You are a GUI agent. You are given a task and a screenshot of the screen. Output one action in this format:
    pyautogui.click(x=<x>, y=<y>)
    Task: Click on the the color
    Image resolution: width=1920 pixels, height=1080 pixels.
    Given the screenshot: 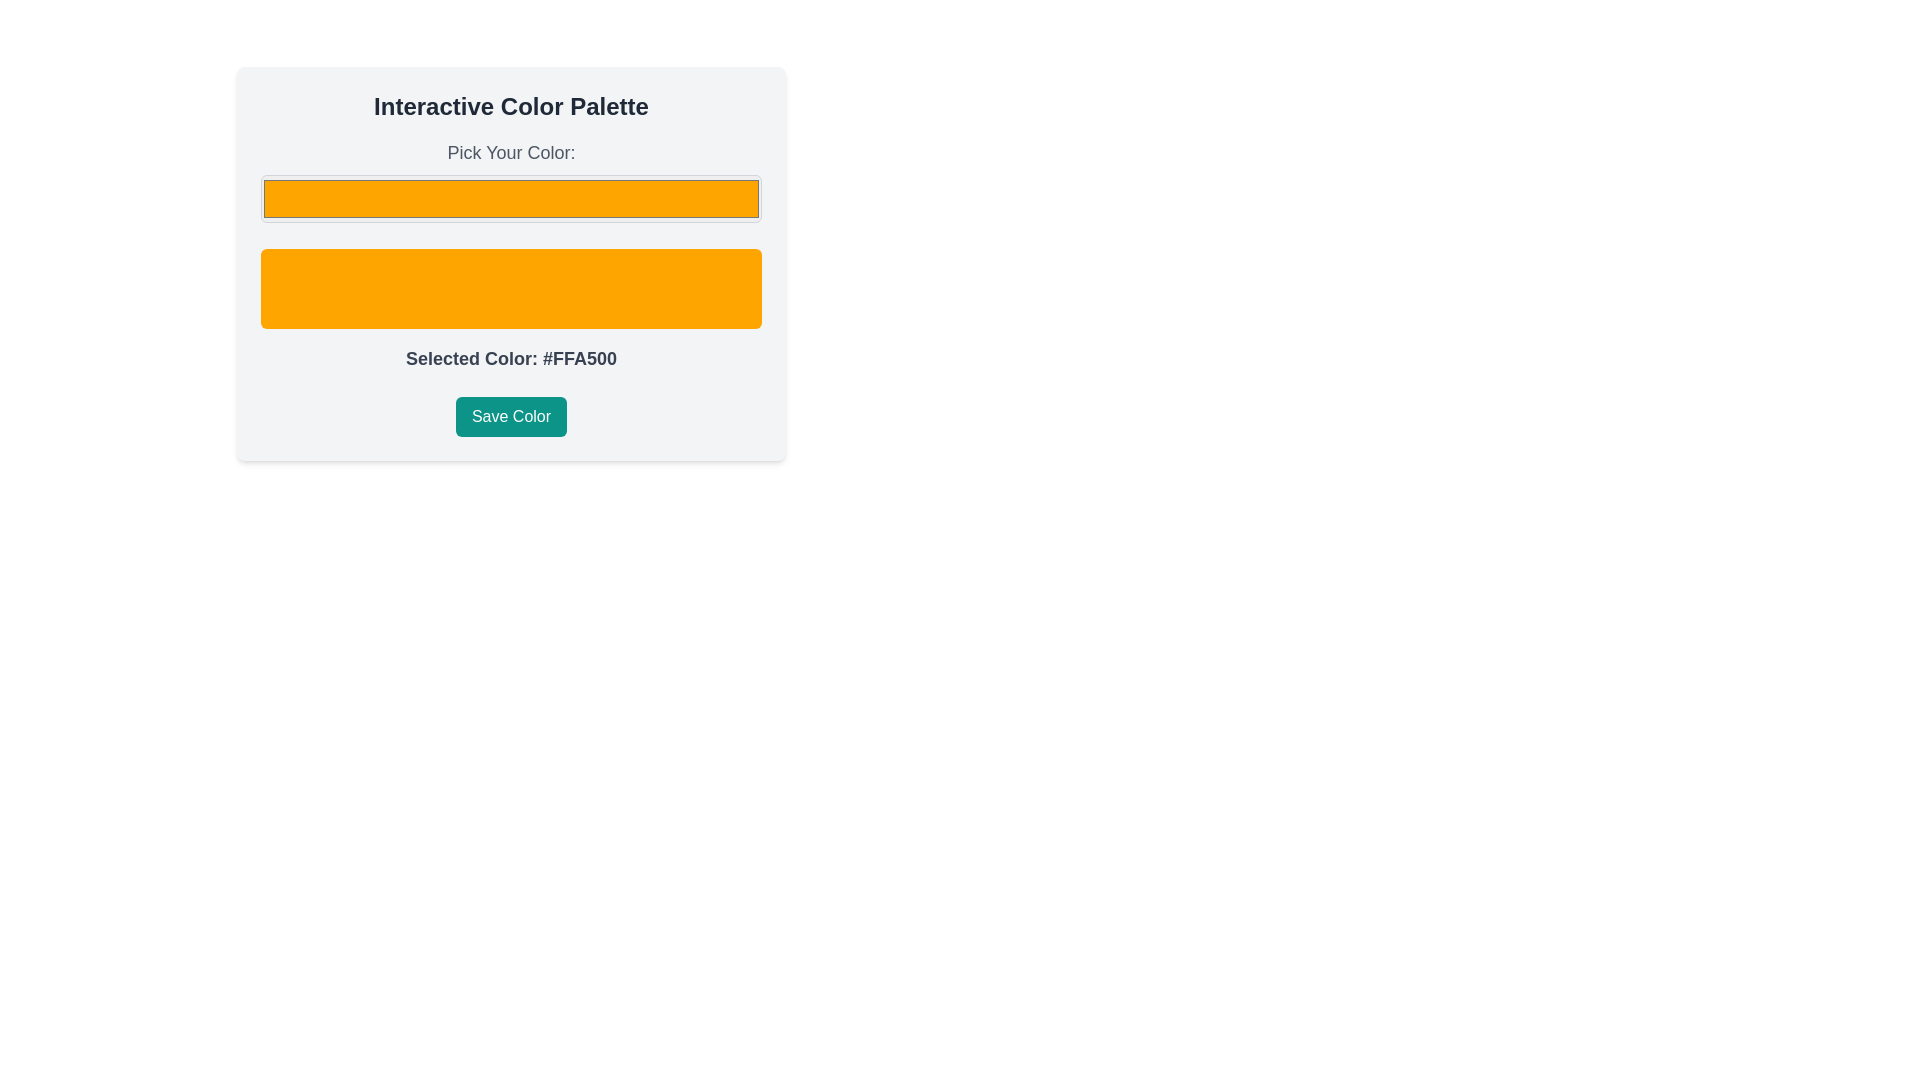 What is the action you would take?
    pyautogui.click(x=511, y=199)
    